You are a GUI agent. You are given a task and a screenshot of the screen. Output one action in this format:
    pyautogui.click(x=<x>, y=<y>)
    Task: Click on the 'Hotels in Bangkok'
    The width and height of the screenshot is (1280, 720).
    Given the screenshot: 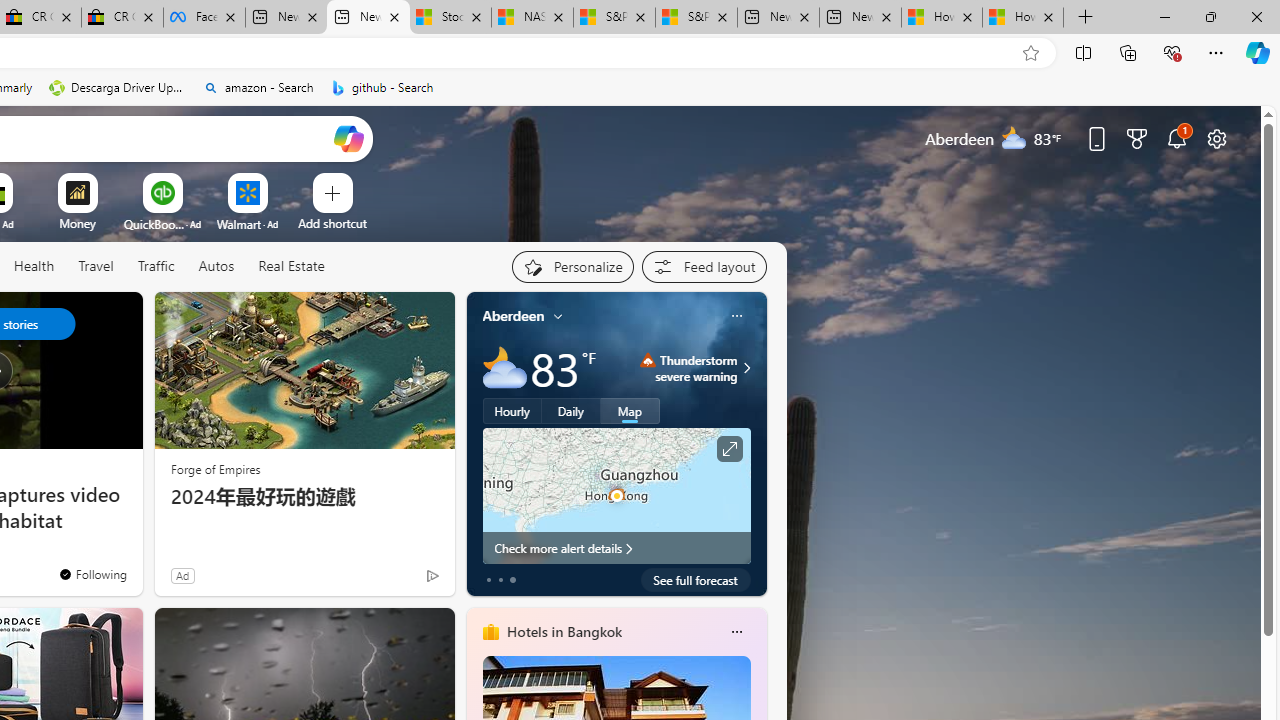 What is the action you would take?
    pyautogui.click(x=562, y=631)
    